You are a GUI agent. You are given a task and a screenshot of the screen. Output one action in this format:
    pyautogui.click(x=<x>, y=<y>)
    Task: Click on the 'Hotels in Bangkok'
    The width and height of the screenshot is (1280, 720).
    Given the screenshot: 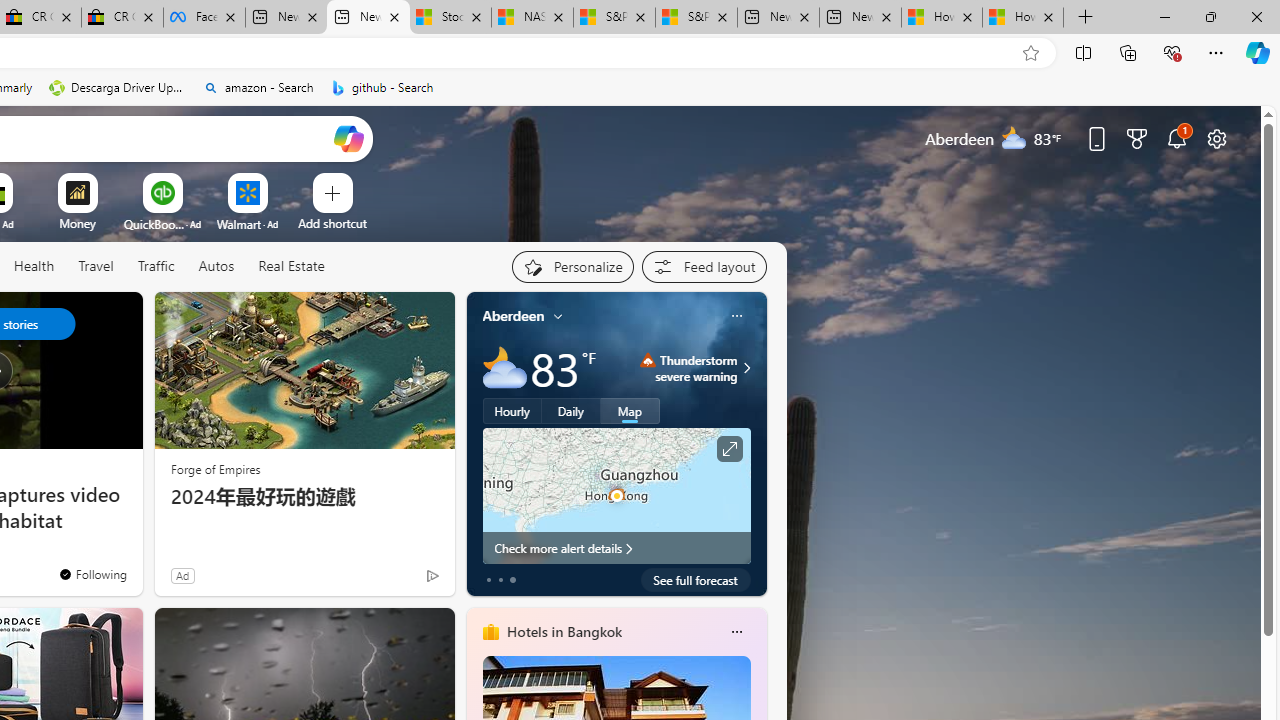 What is the action you would take?
    pyautogui.click(x=562, y=631)
    